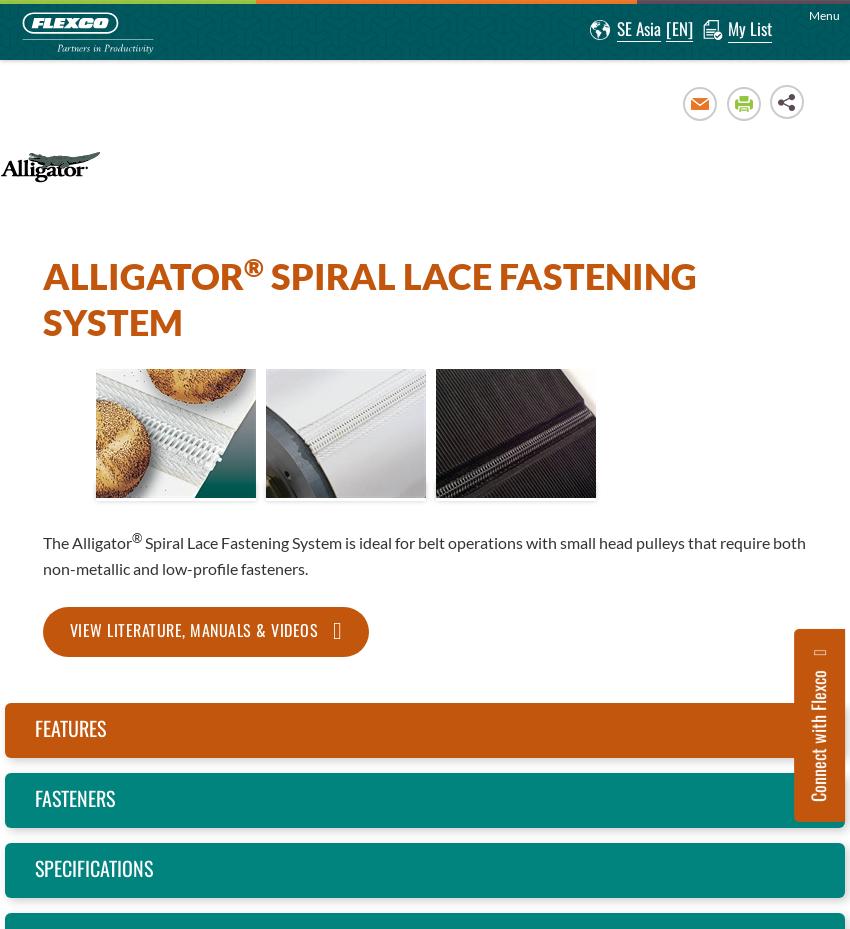 The image size is (850, 929). I want to click on 'Alligator', so click(142, 273).